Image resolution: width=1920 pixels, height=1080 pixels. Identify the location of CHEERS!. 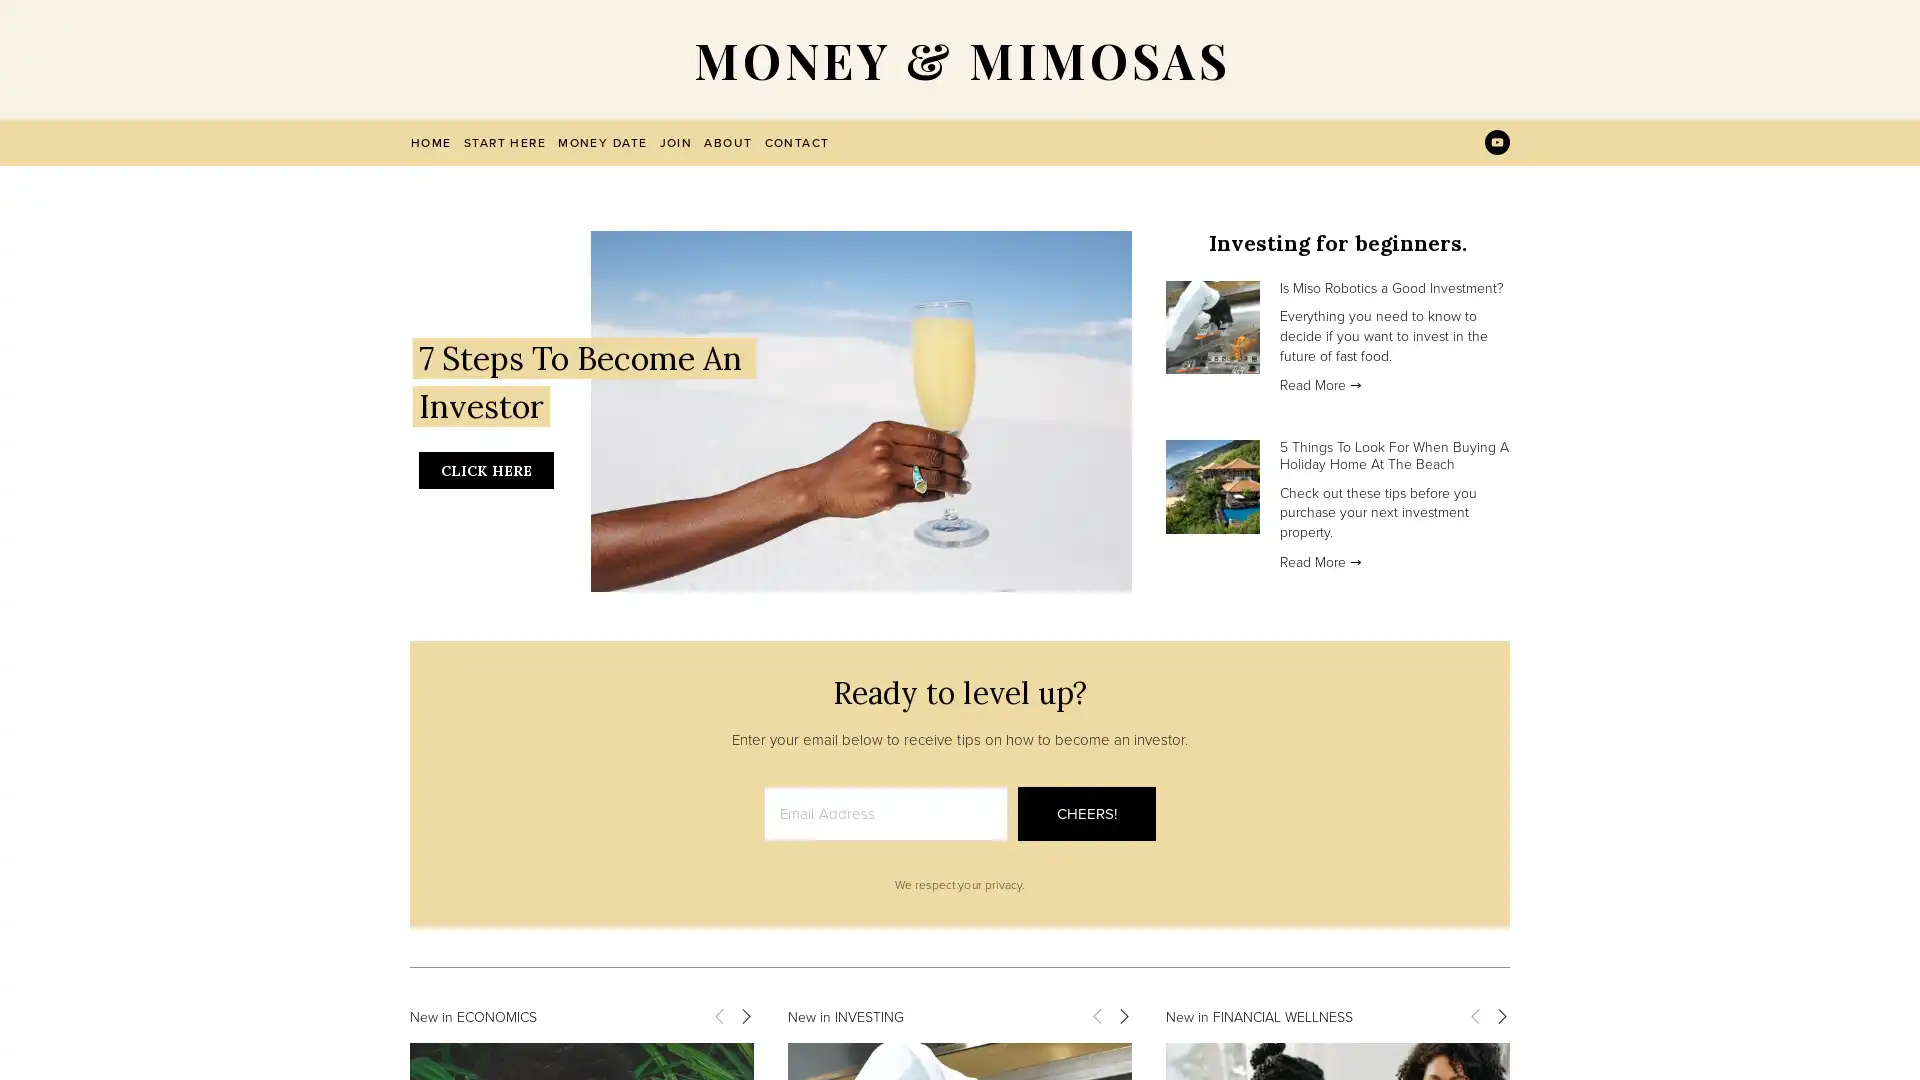
(1085, 813).